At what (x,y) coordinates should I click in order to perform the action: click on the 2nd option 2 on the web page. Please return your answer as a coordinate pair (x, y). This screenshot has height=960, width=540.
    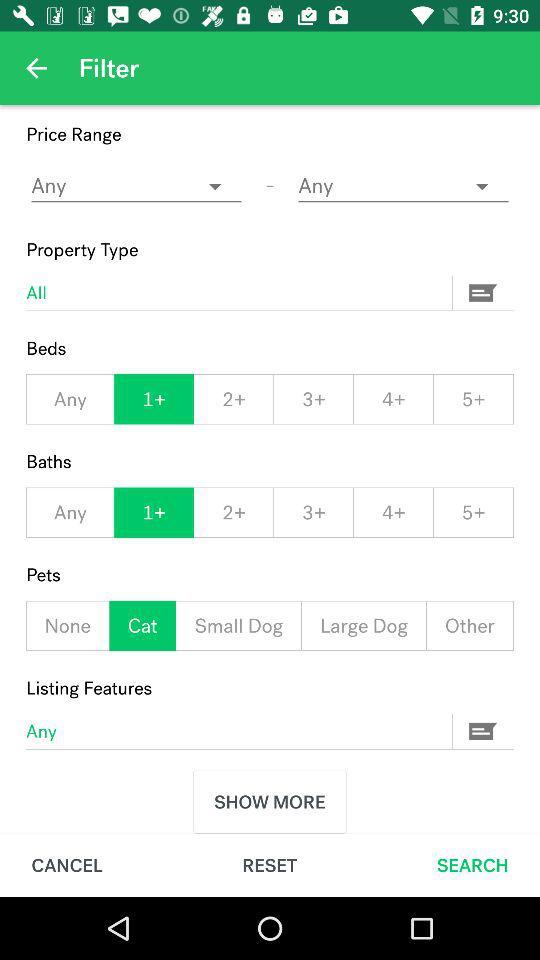
    Looking at the image, I should click on (232, 512).